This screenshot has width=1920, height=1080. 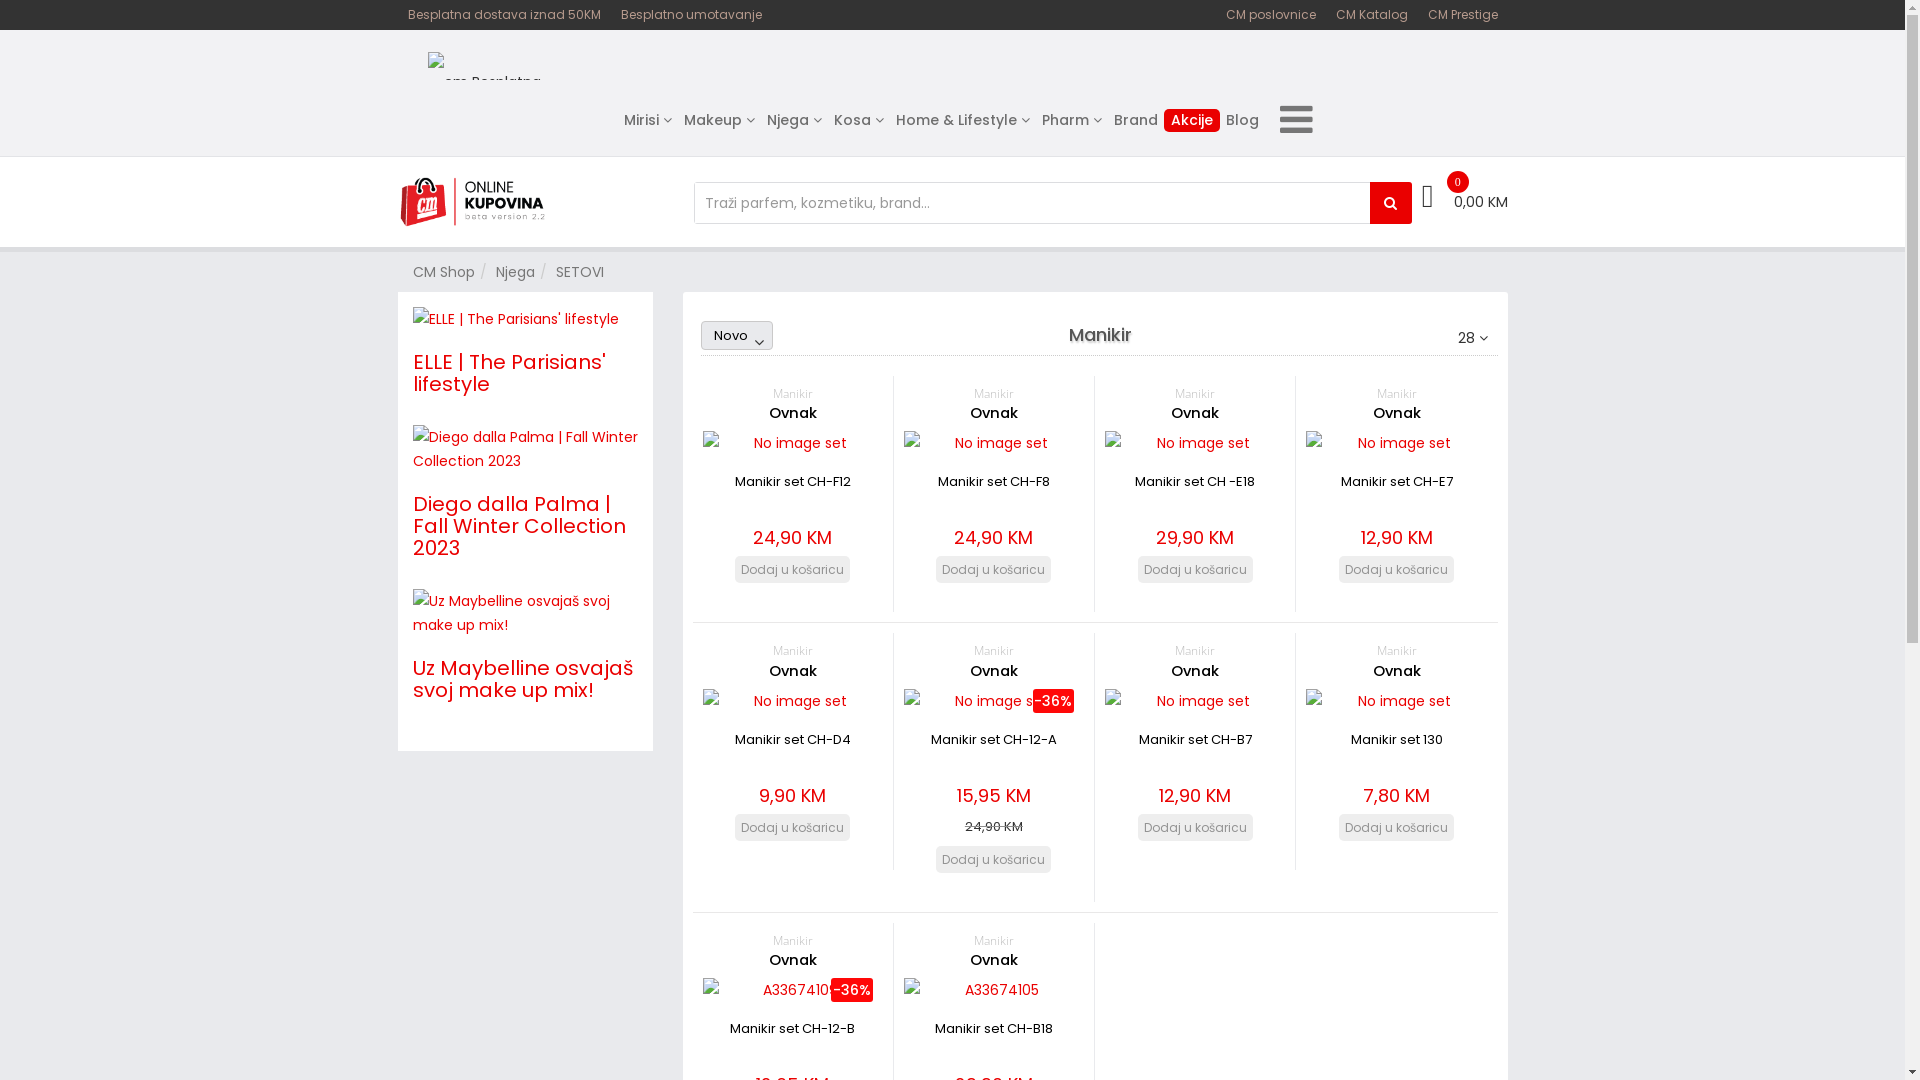 I want to click on 'Manikir set 130', so click(x=1395, y=739).